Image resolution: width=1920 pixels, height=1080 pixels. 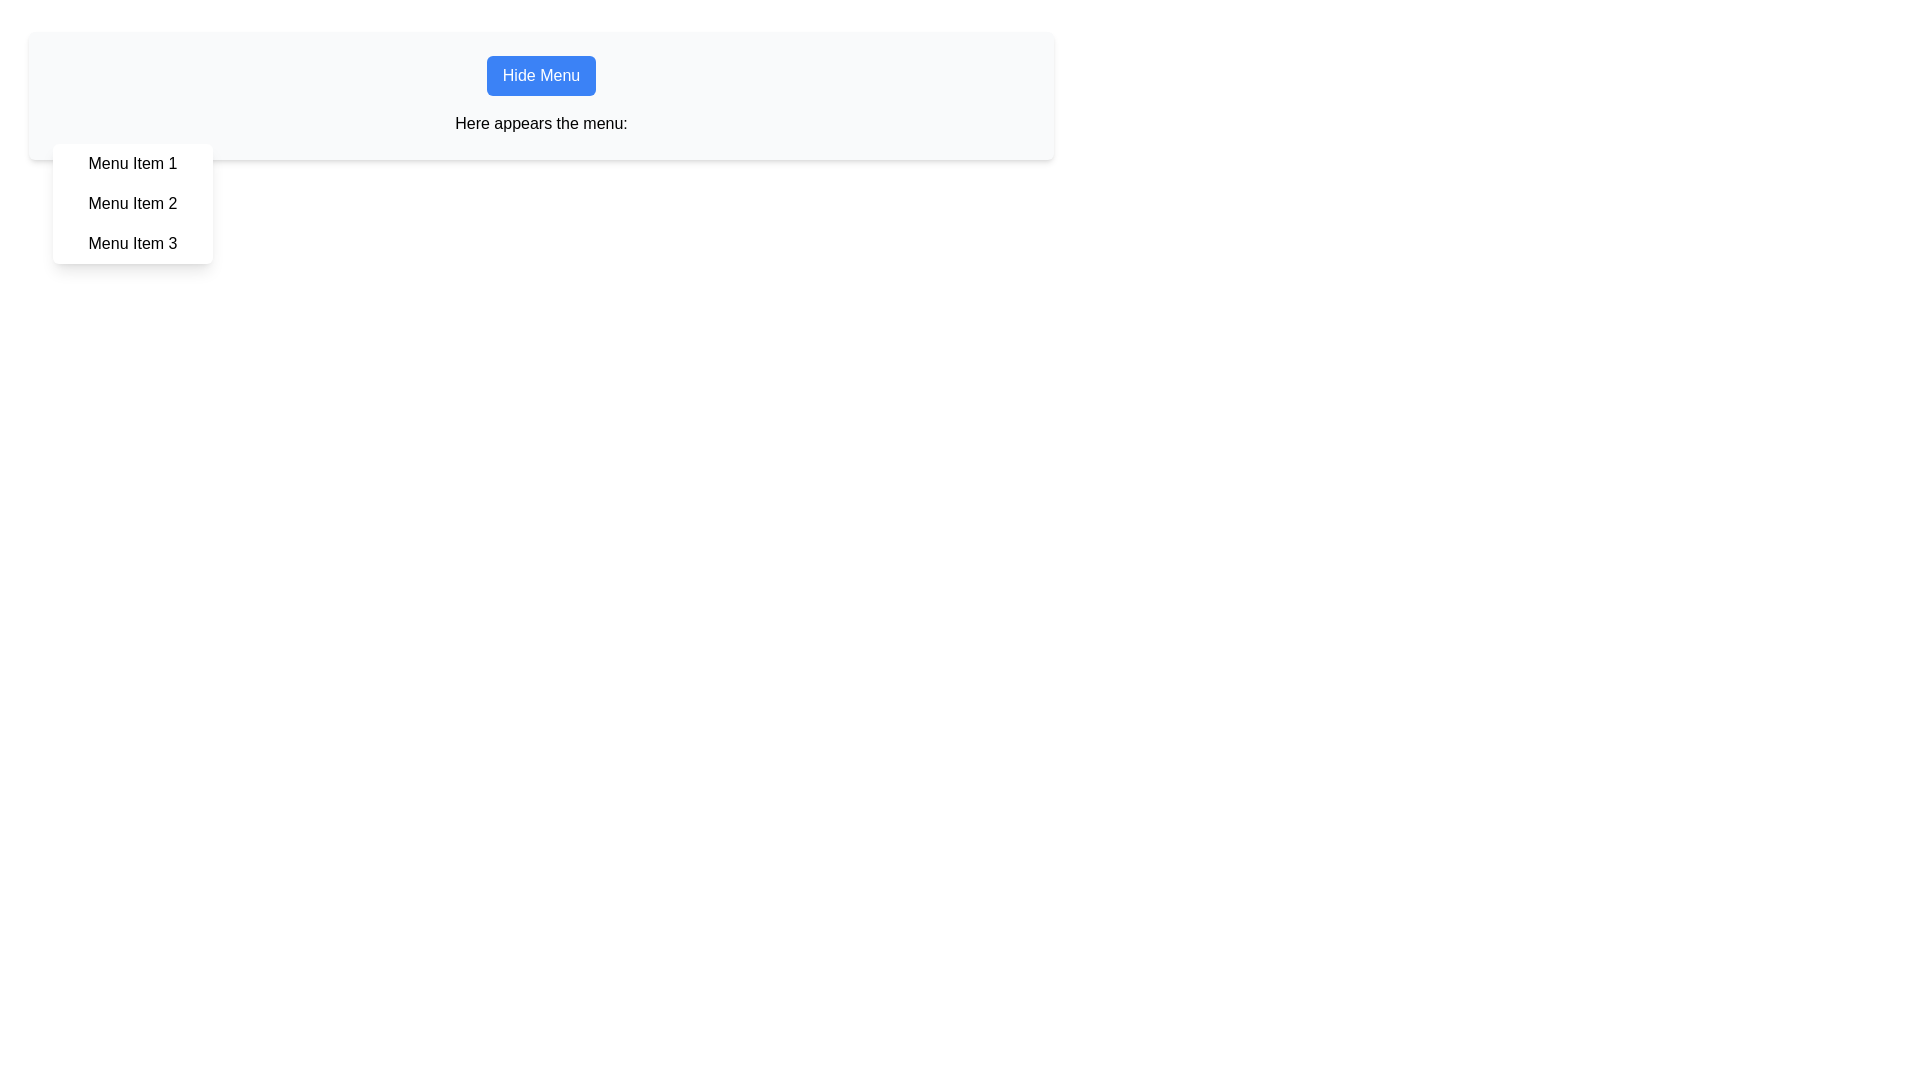 What do you see at coordinates (132, 204) in the screenshot?
I see `the menu item displaying 'Menu Item 2', which is the second item in a vertical menu list positioned in the upper left quadrant of the interface` at bounding box center [132, 204].